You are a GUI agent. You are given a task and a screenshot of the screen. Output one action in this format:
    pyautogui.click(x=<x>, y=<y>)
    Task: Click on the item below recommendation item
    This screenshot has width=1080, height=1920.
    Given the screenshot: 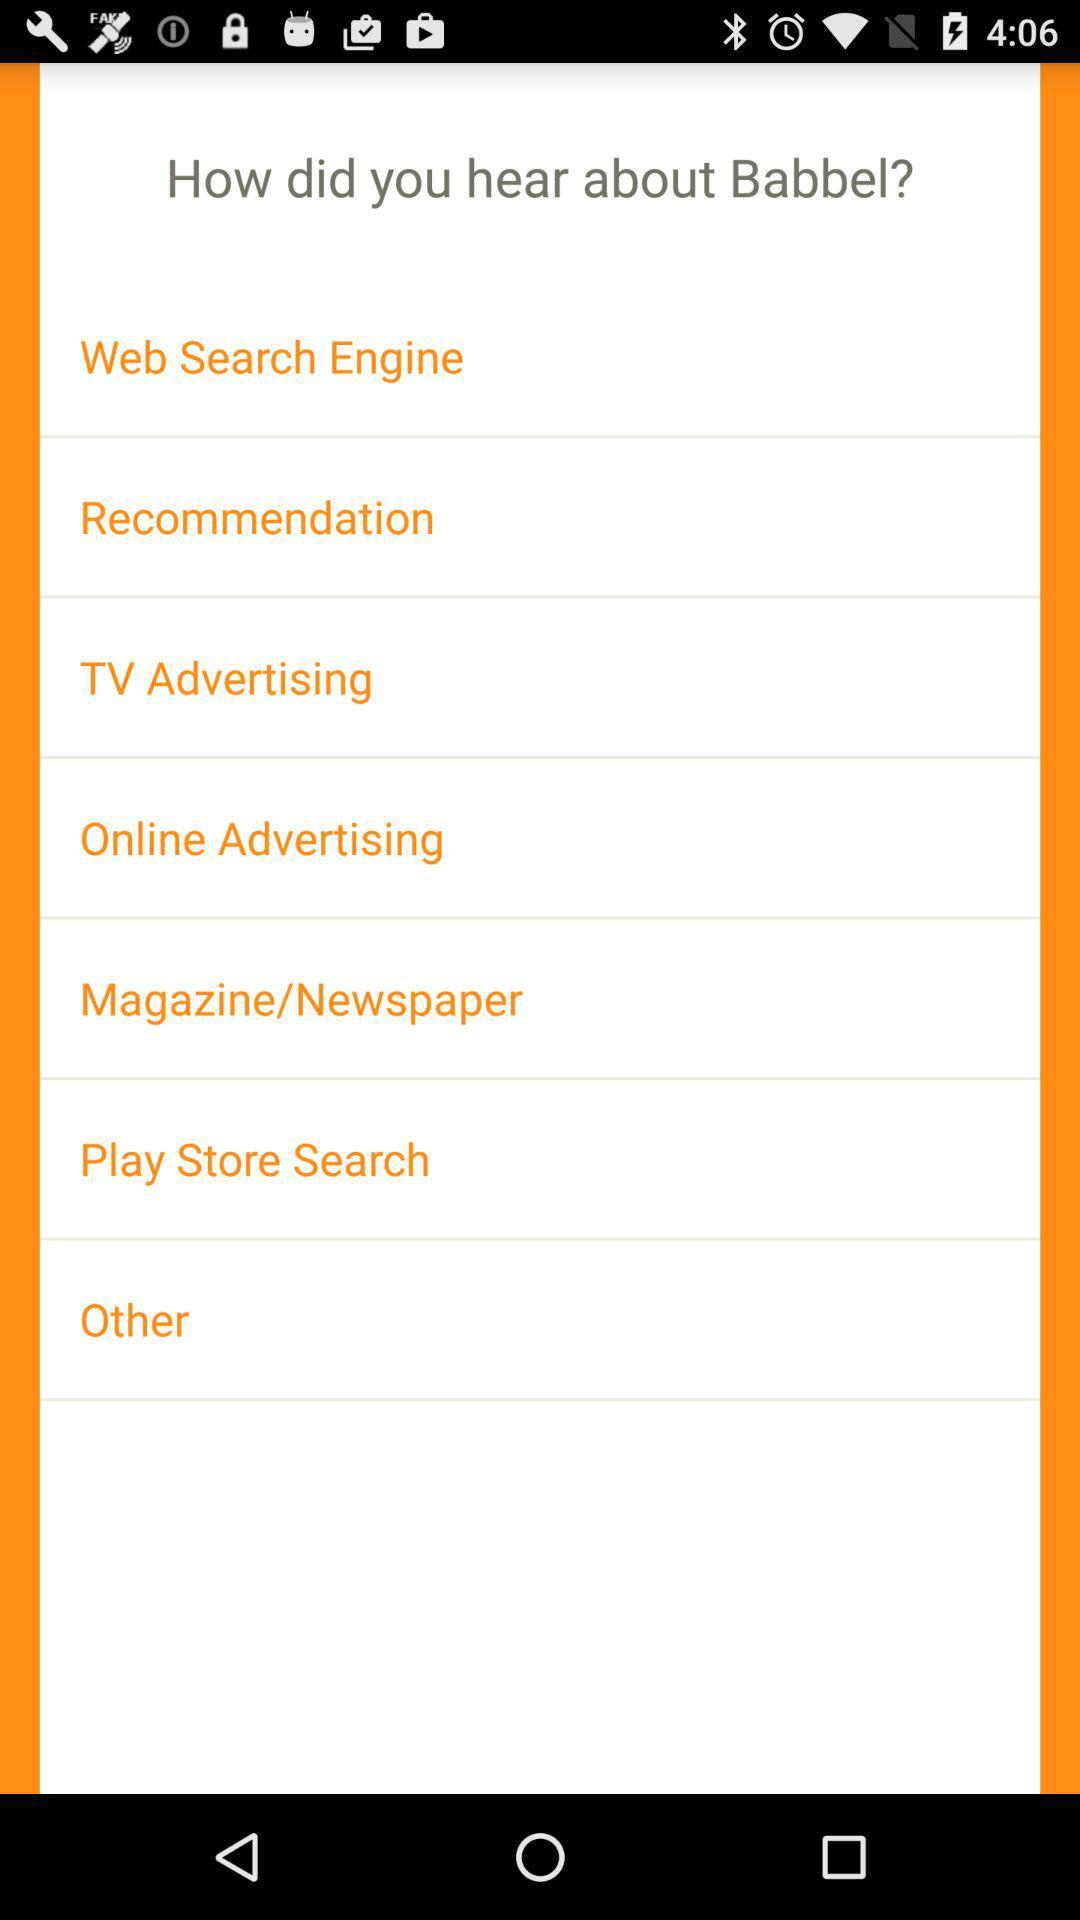 What is the action you would take?
    pyautogui.click(x=540, y=677)
    